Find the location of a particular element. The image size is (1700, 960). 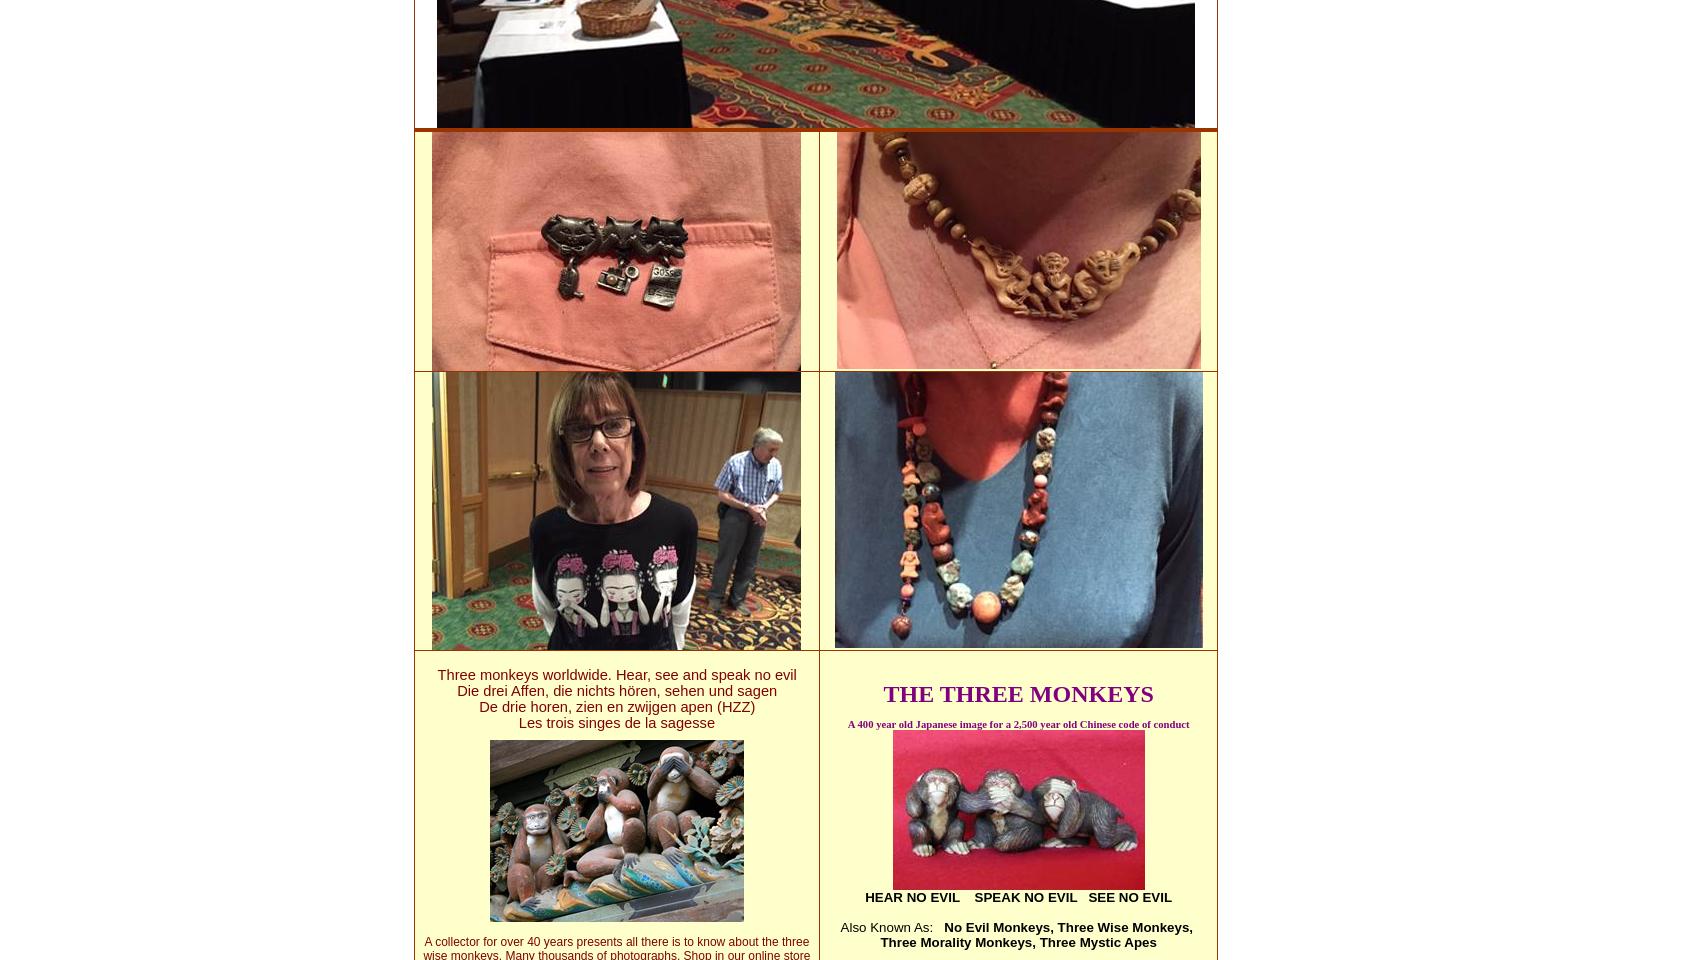

'Les trois singes de la sagesse' is located at coordinates (517, 721).